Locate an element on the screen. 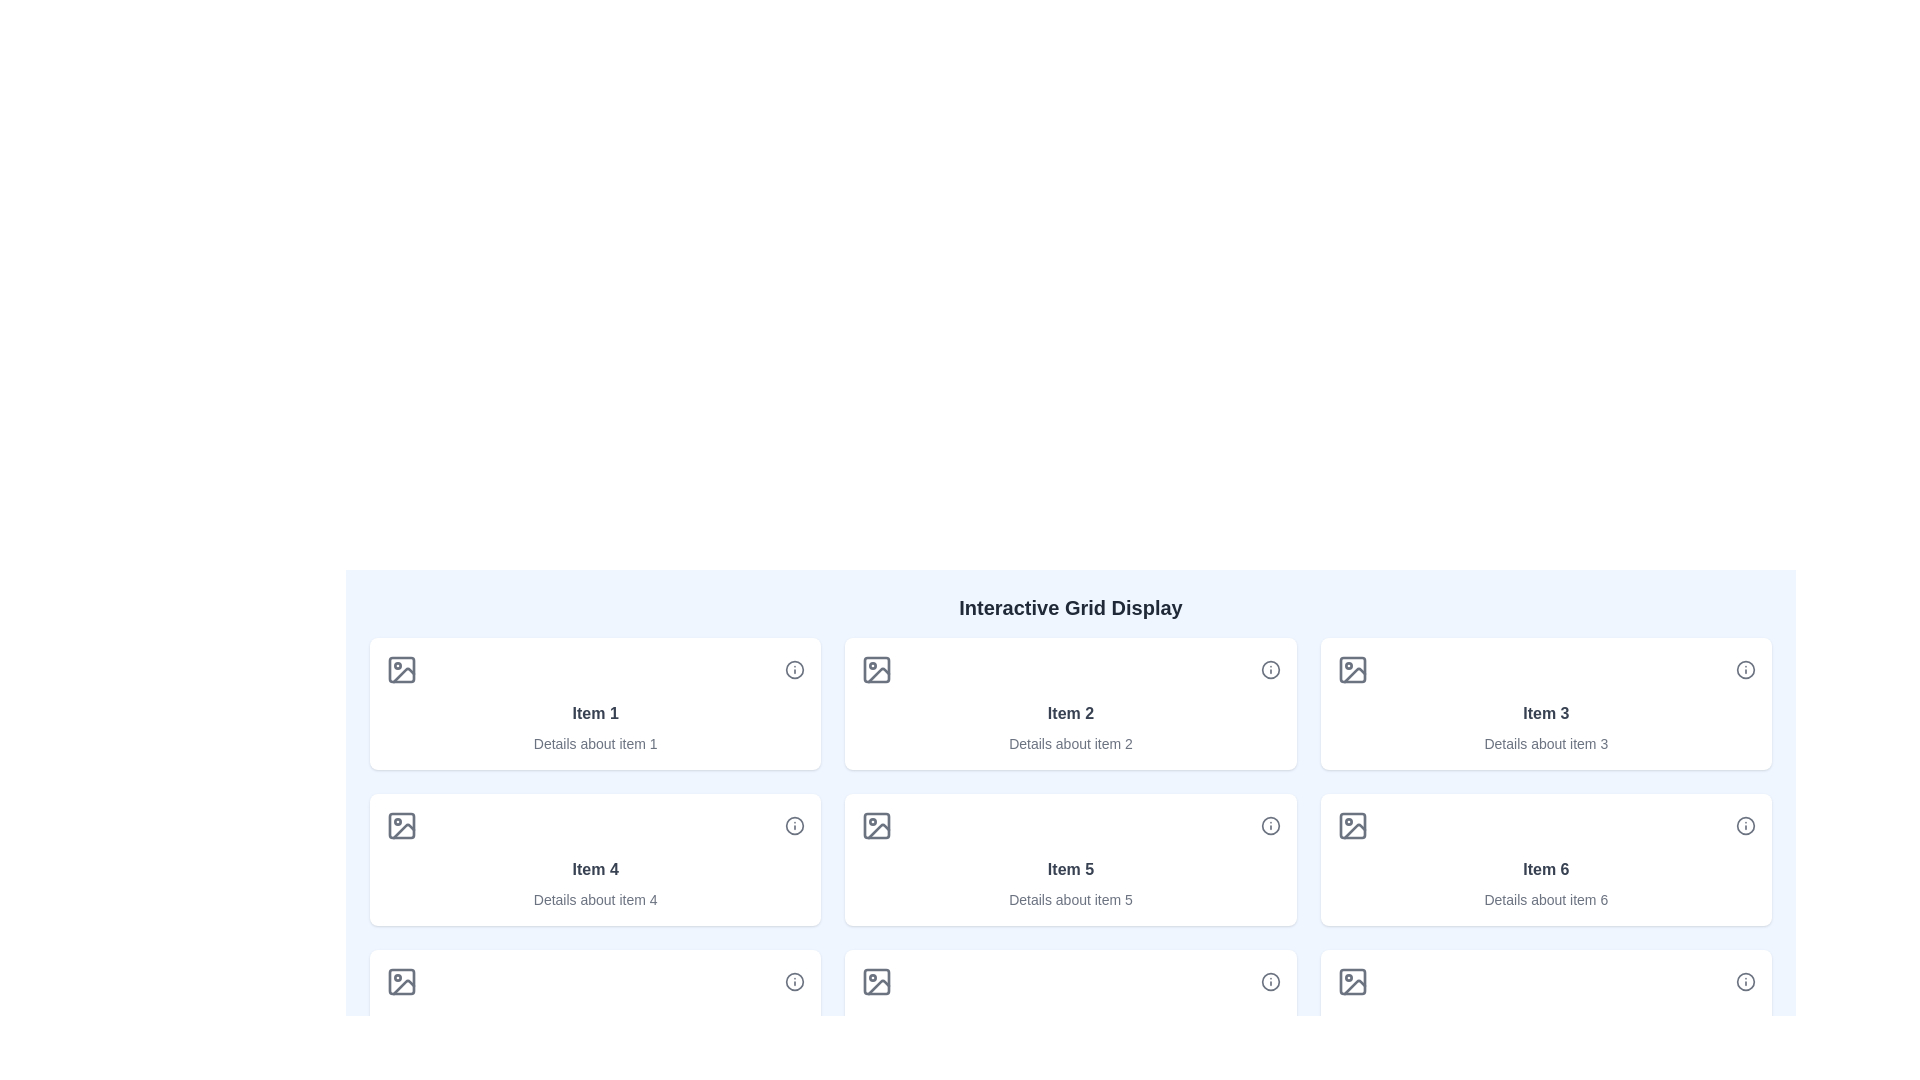  the background square of the icon located at the upper right of the card labeled 'Item 3' within a grid layout is located at coordinates (1352, 670).